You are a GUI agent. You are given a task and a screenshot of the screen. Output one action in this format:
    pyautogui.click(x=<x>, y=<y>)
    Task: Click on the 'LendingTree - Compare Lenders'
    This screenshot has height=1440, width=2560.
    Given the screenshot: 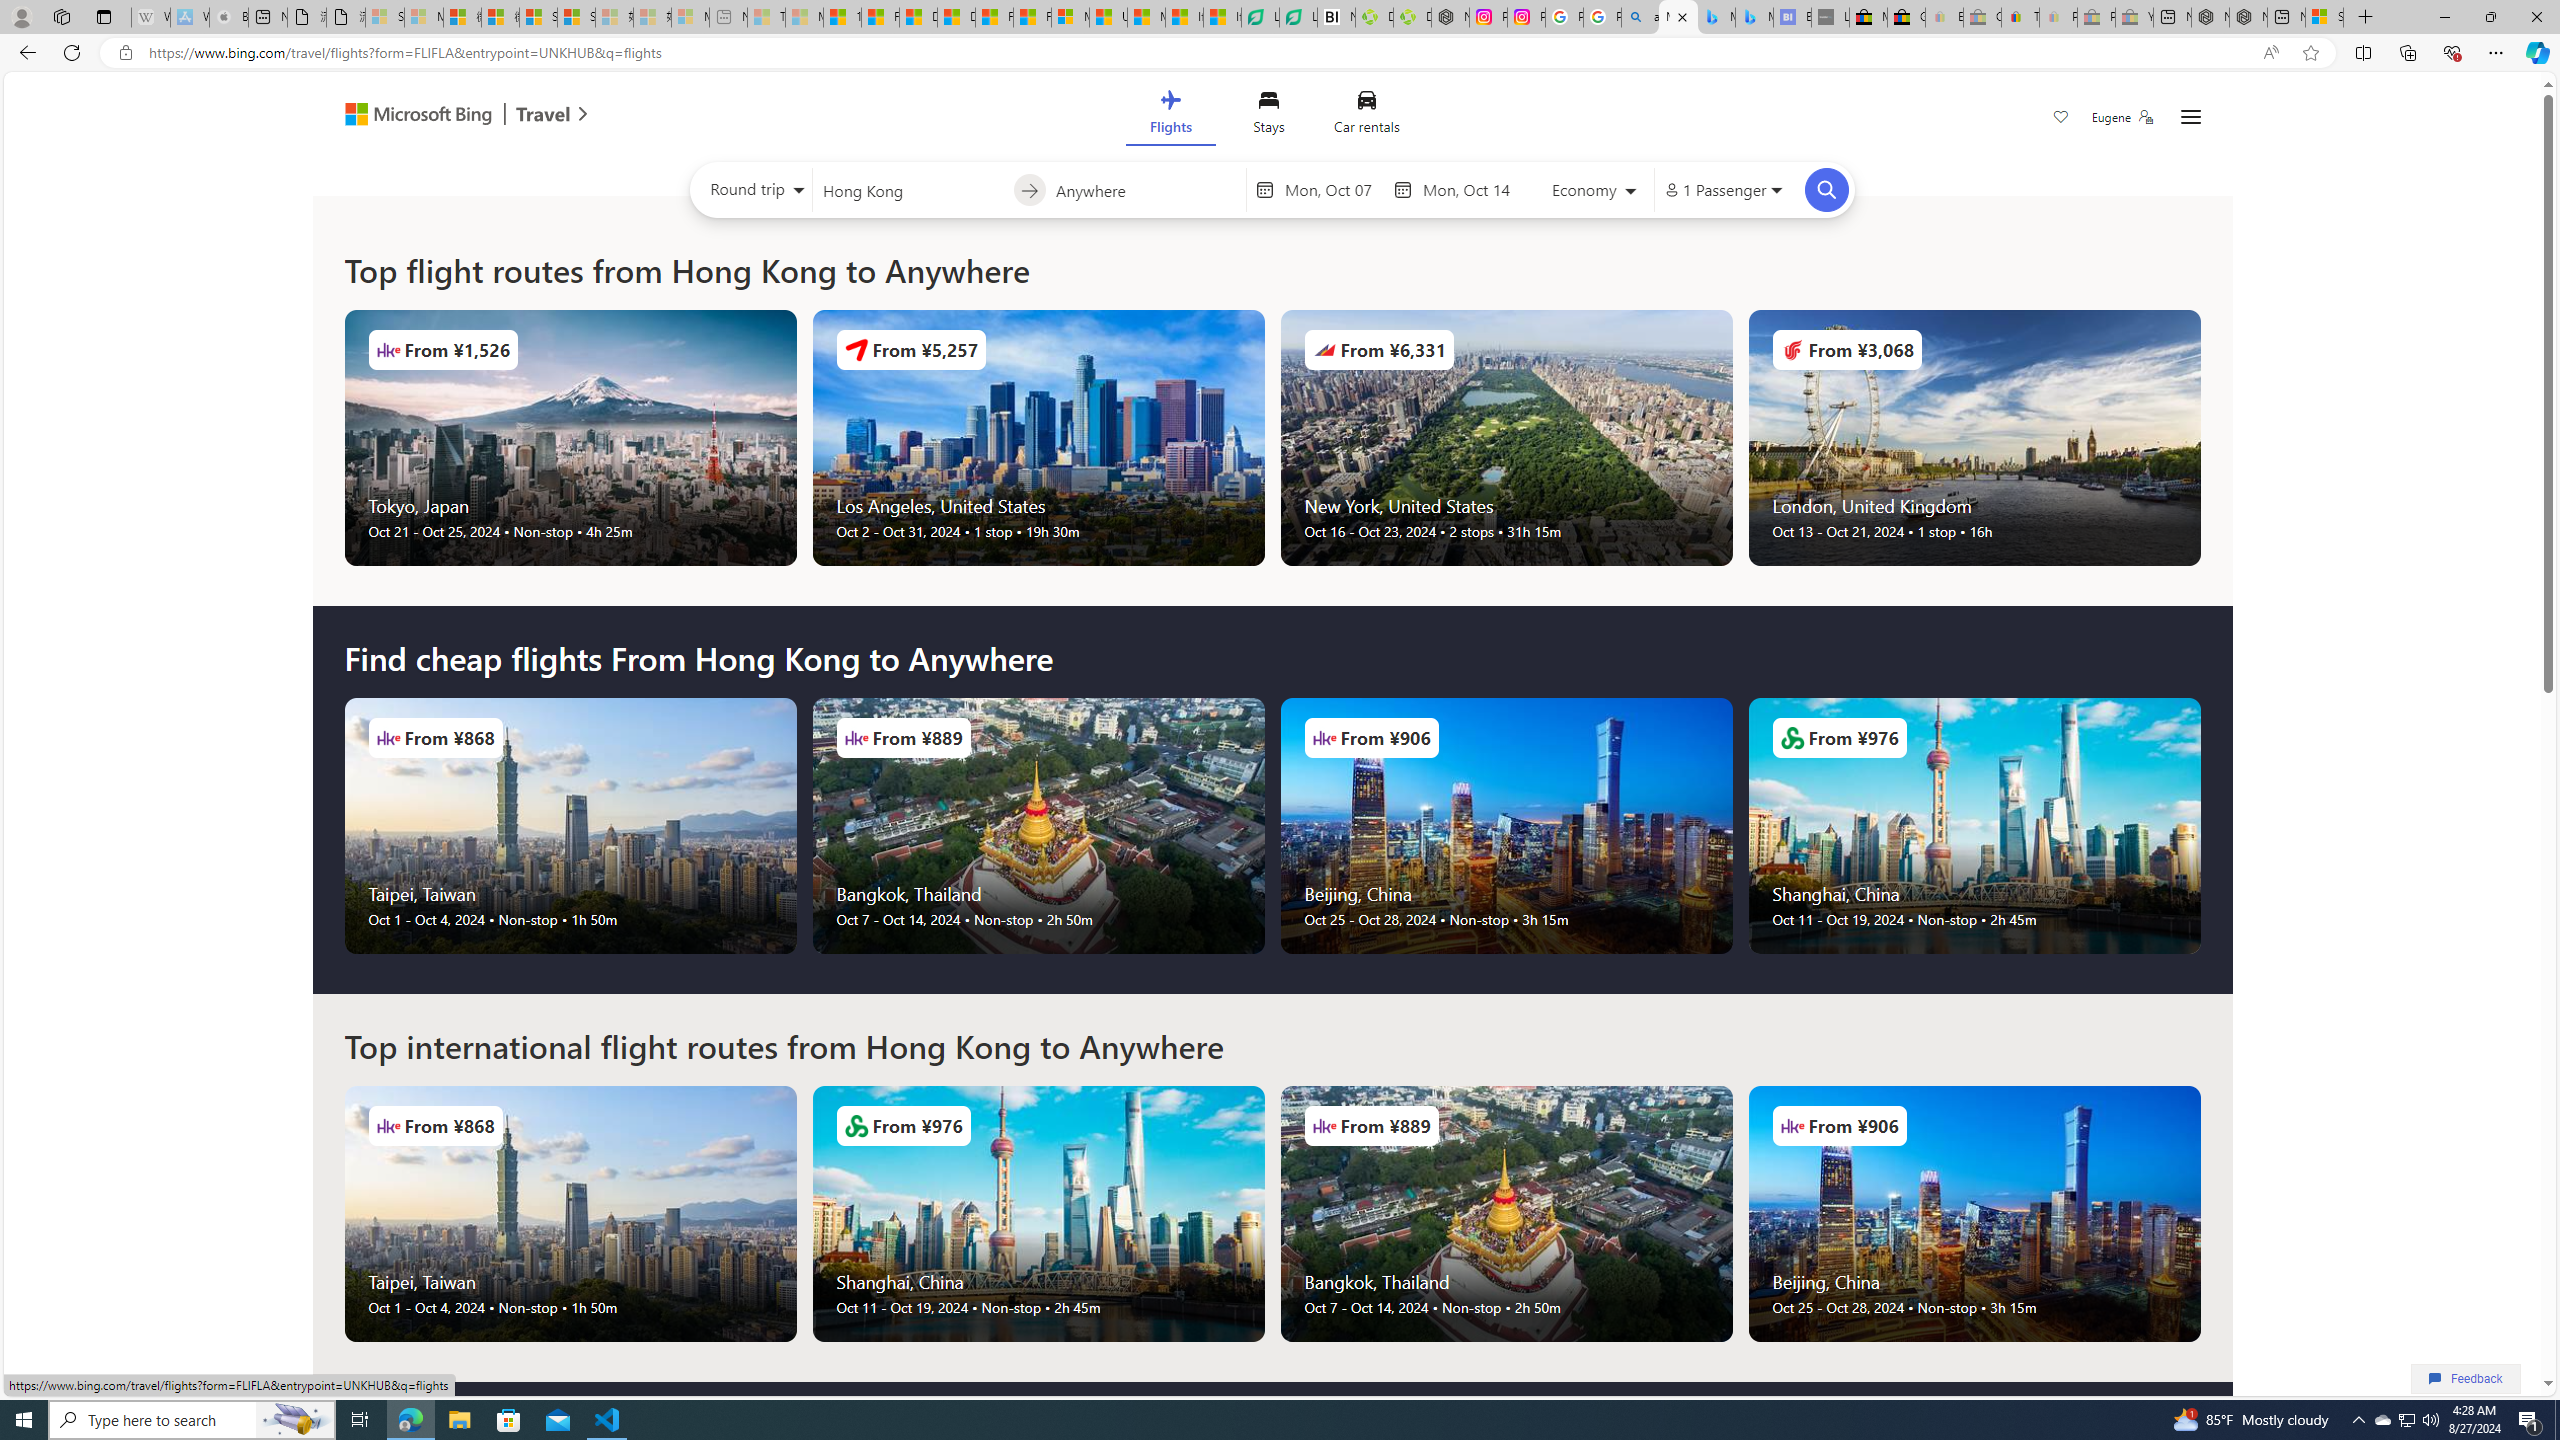 What is the action you would take?
    pyautogui.click(x=1296, y=16)
    